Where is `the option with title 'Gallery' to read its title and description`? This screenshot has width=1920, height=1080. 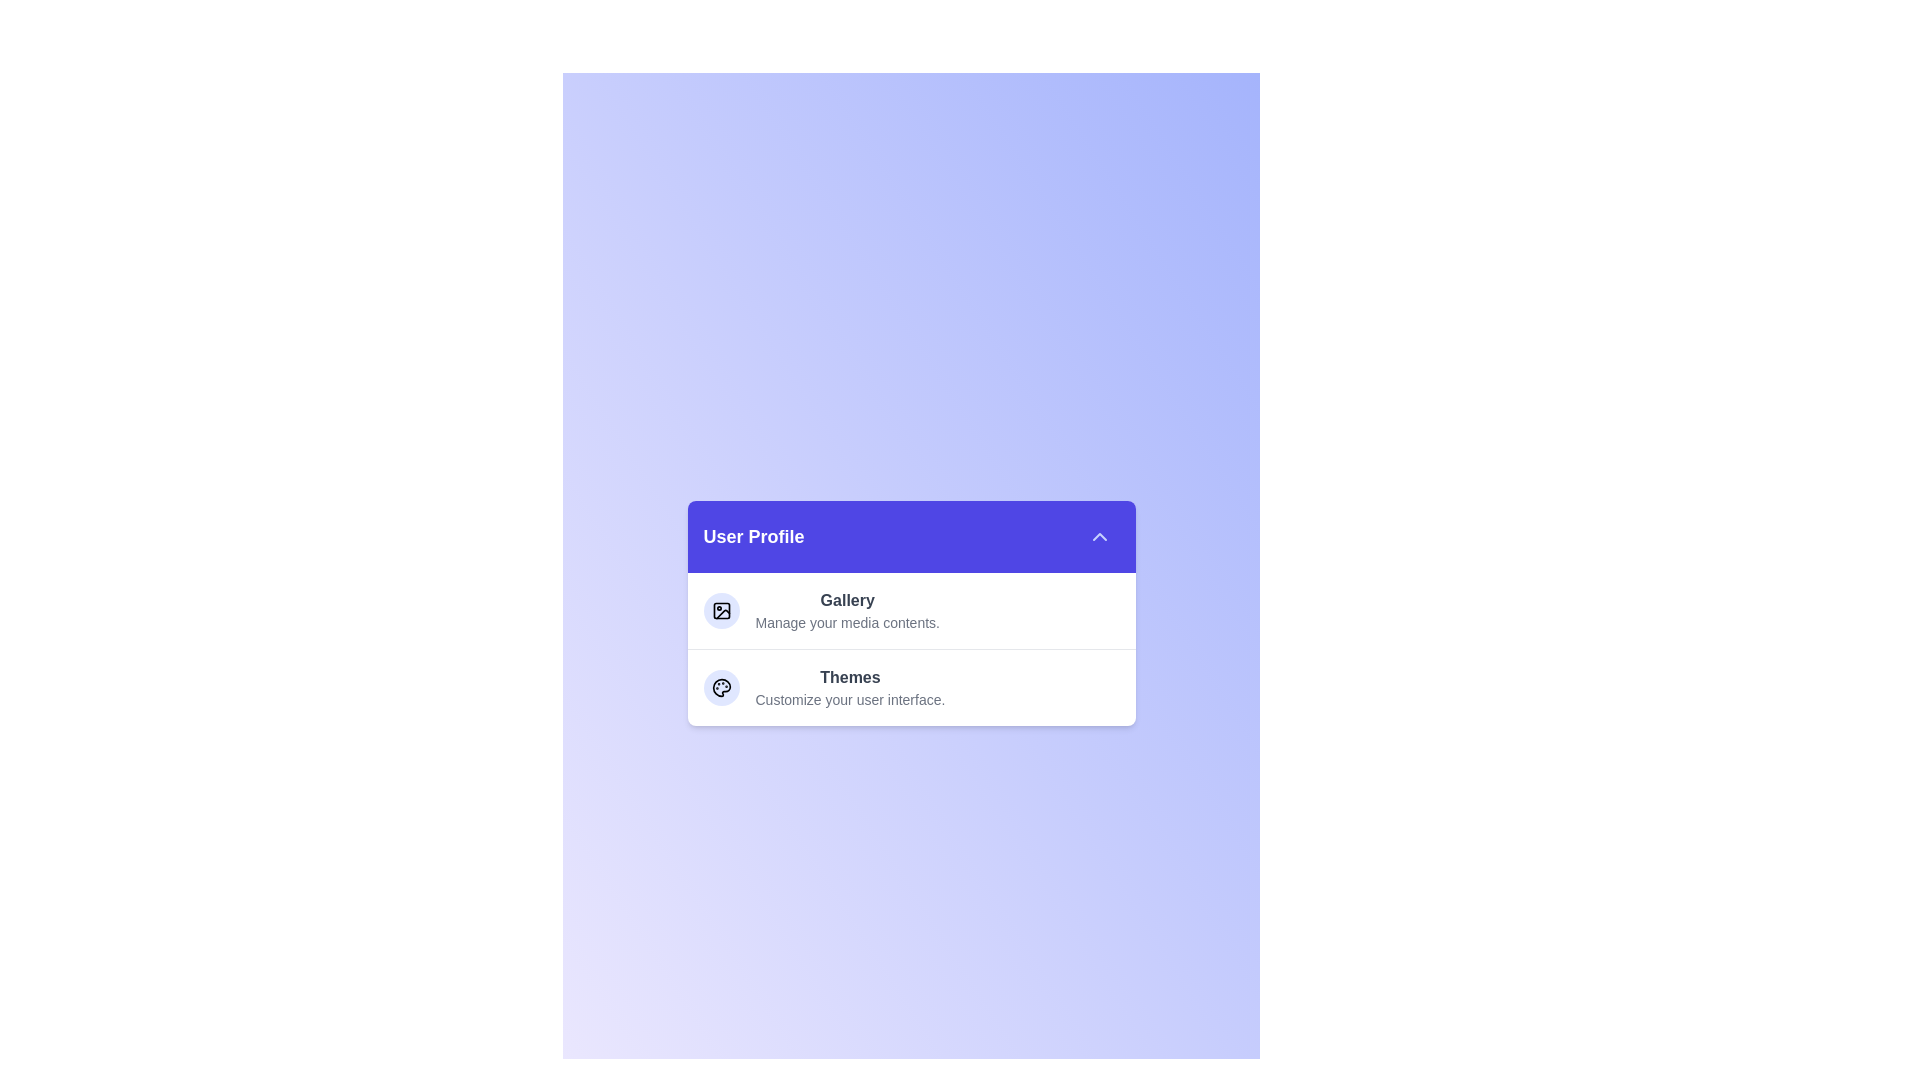
the option with title 'Gallery' to read its title and description is located at coordinates (910, 609).